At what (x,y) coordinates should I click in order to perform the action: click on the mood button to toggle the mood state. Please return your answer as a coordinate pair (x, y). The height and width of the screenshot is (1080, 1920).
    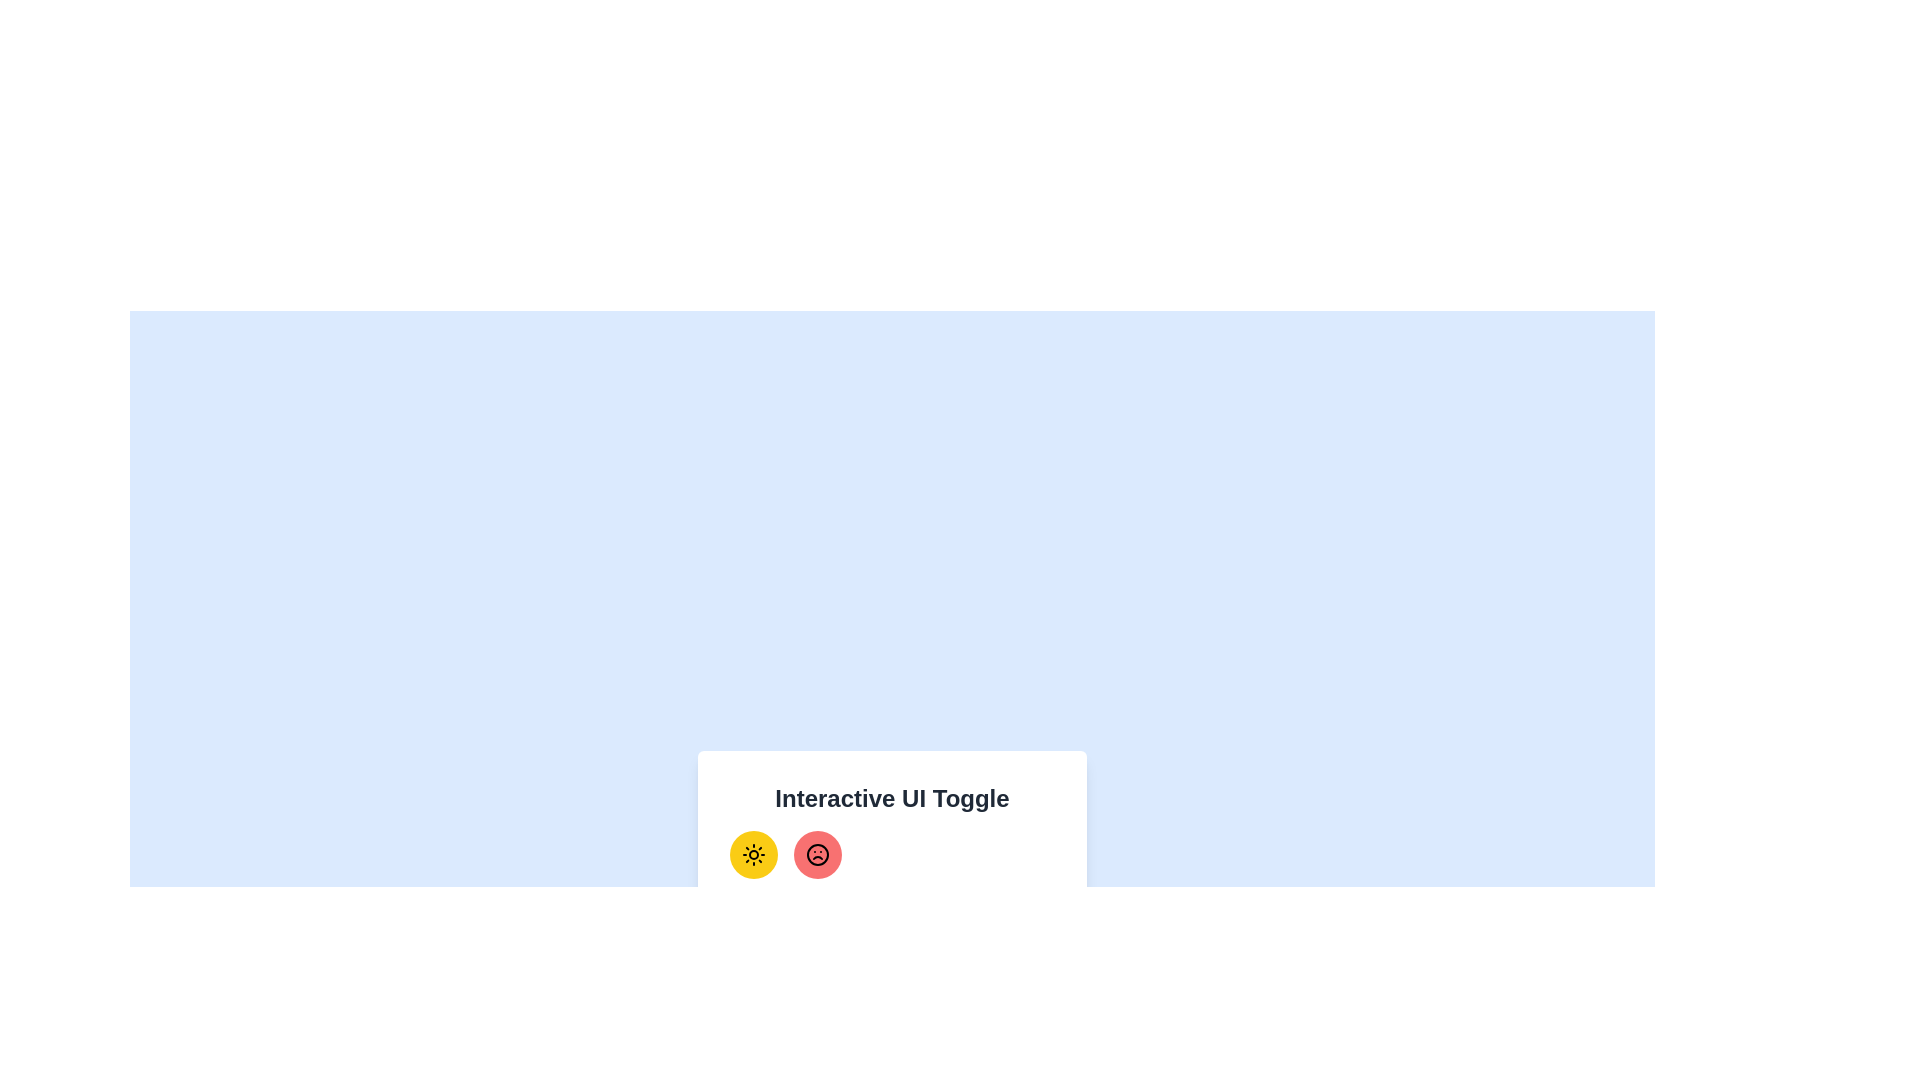
    Looking at the image, I should click on (818, 855).